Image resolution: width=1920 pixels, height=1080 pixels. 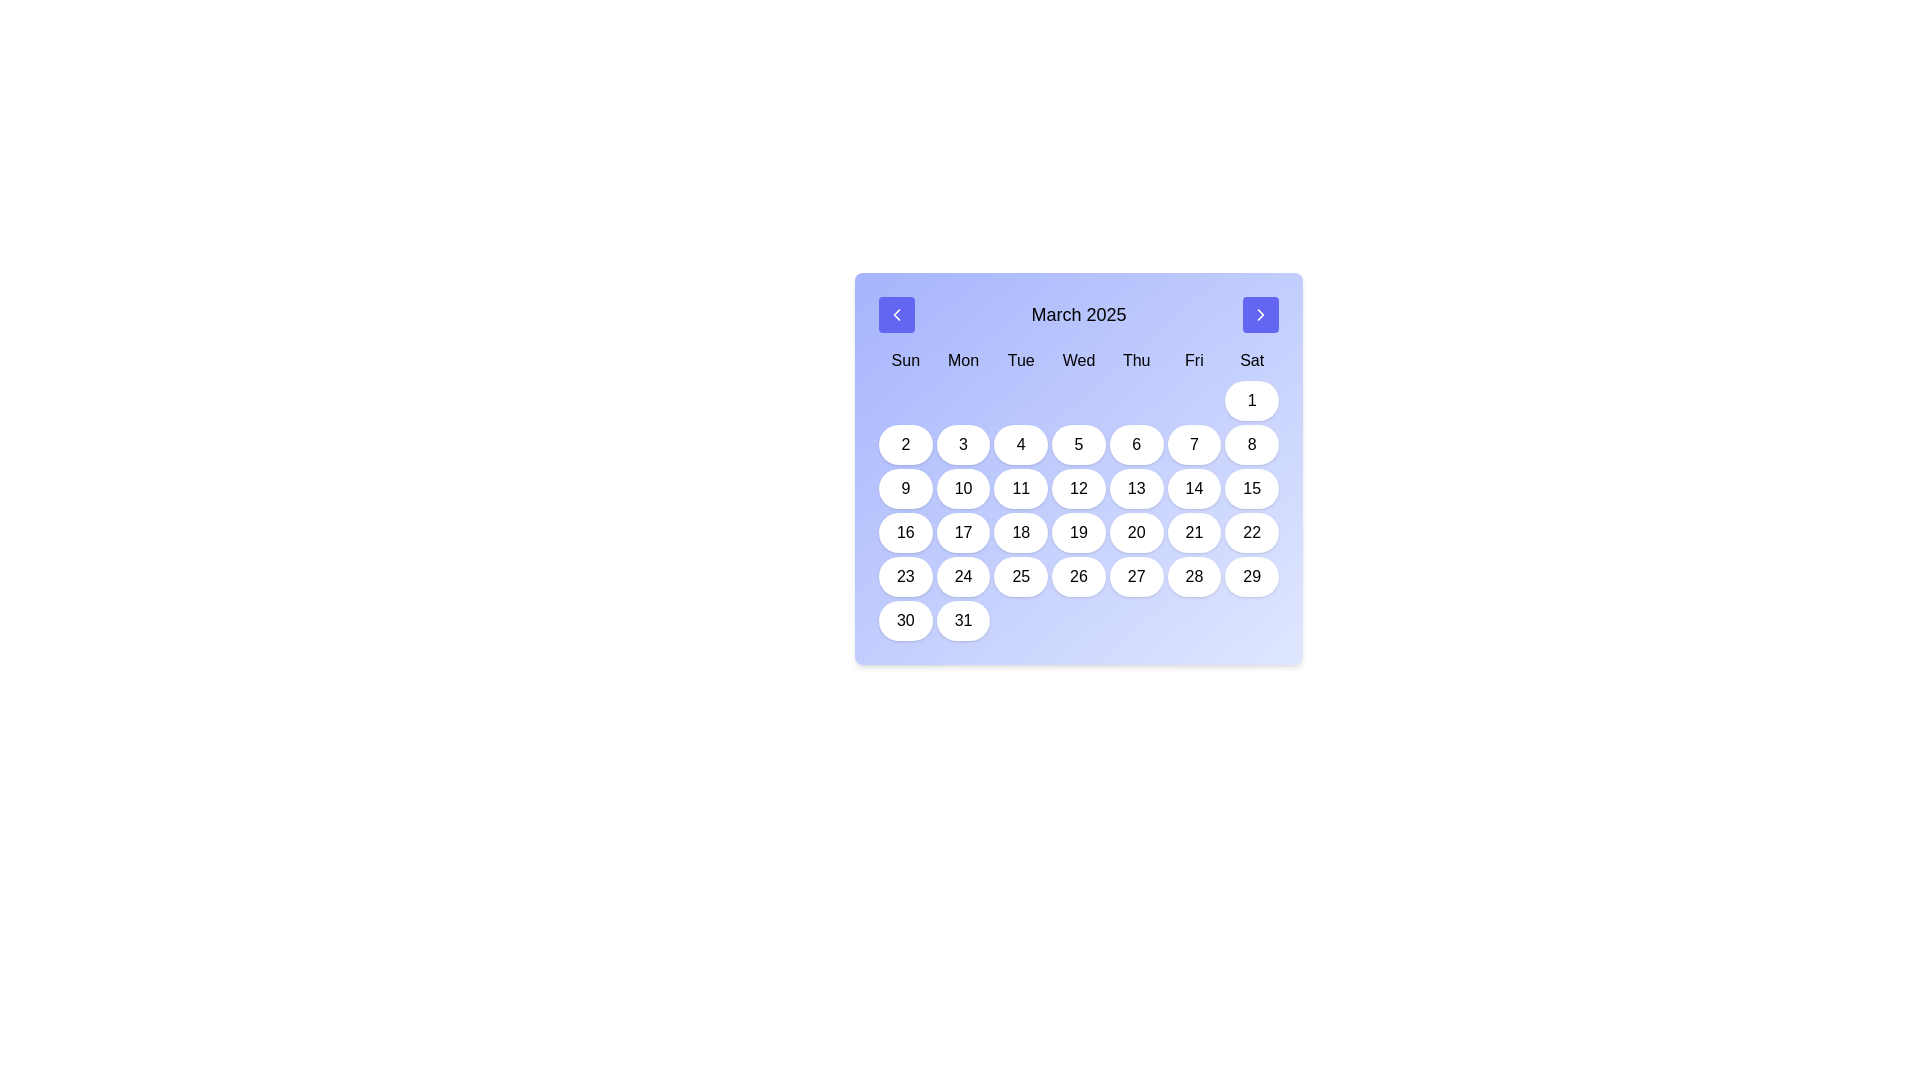 I want to click on the navigation button located at the top right of the calendar interface to trigger a visual reaction, so click(x=1260, y=315).